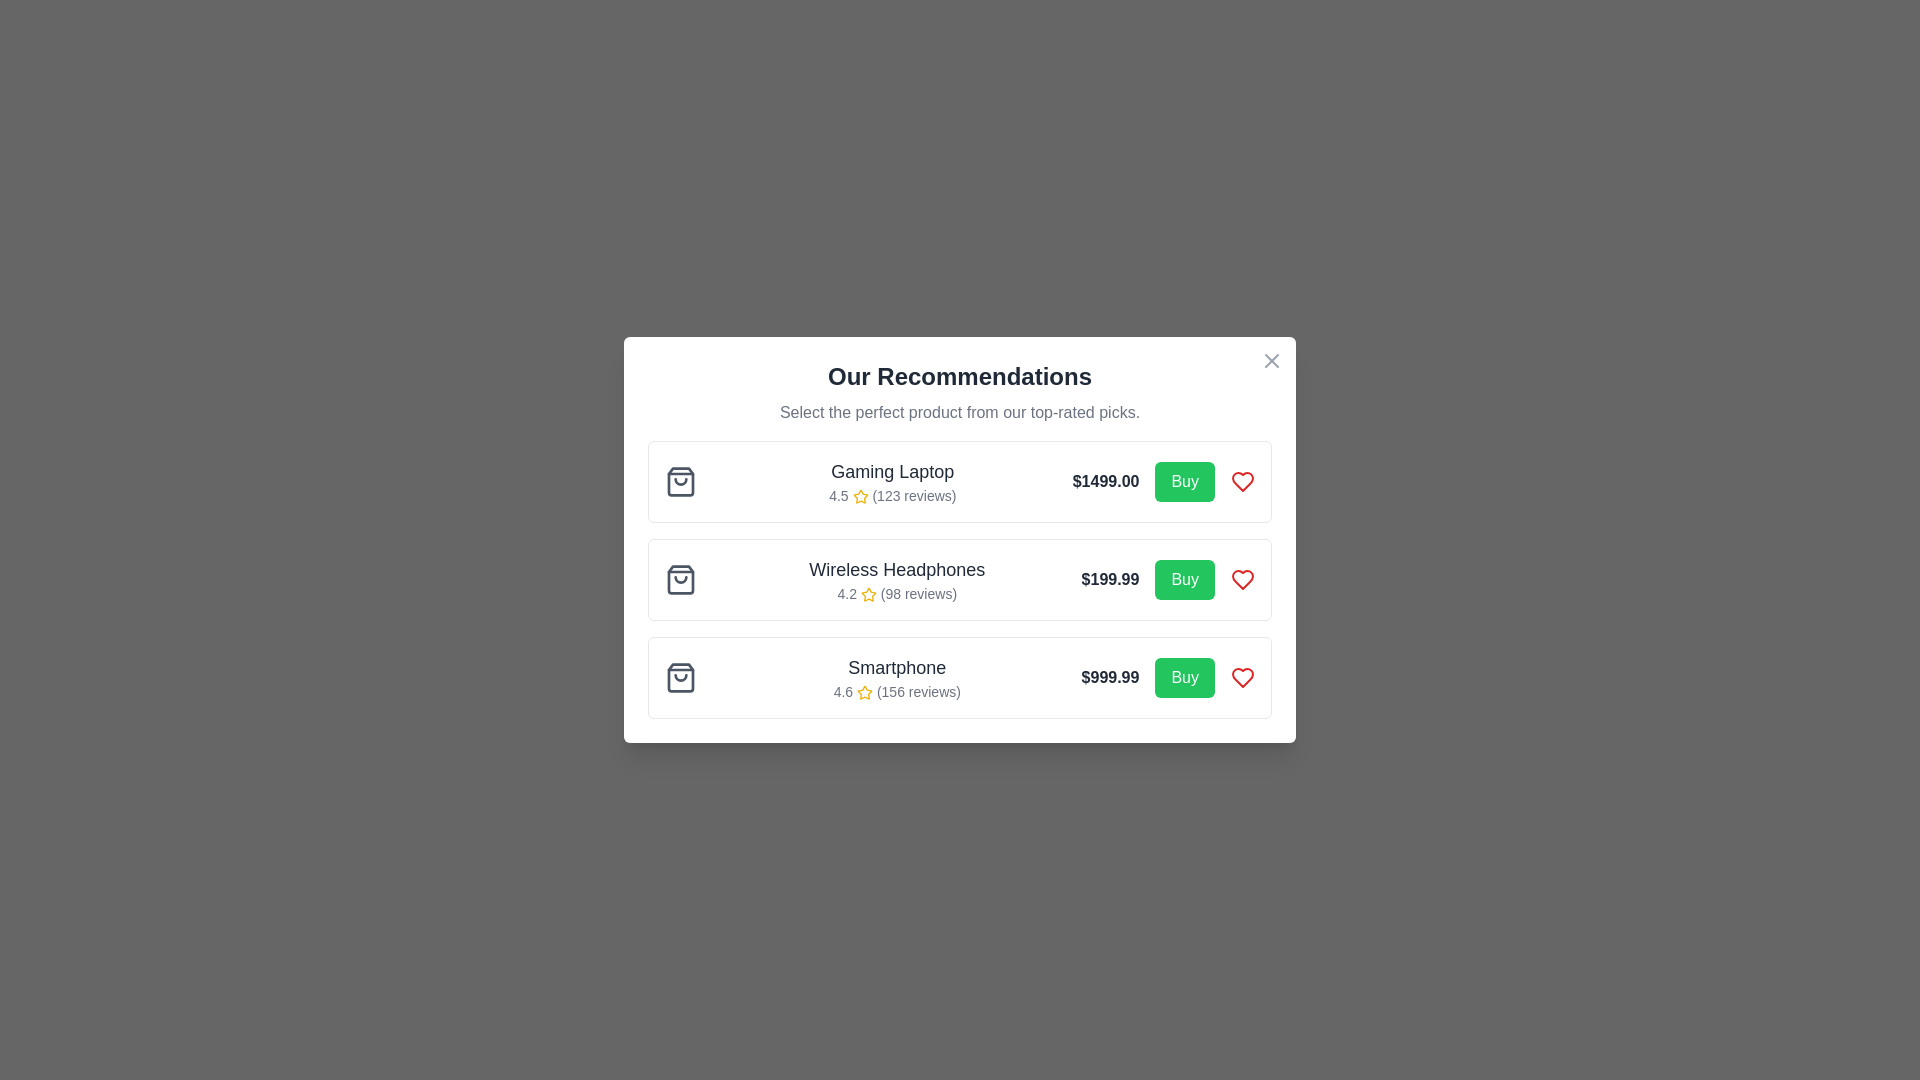  I want to click on the star rating icon located to the left of the text '4.6 (156 reviews)' for the product 'Smartphone' in the bottom row of the recommendation list, so click(864, 692).